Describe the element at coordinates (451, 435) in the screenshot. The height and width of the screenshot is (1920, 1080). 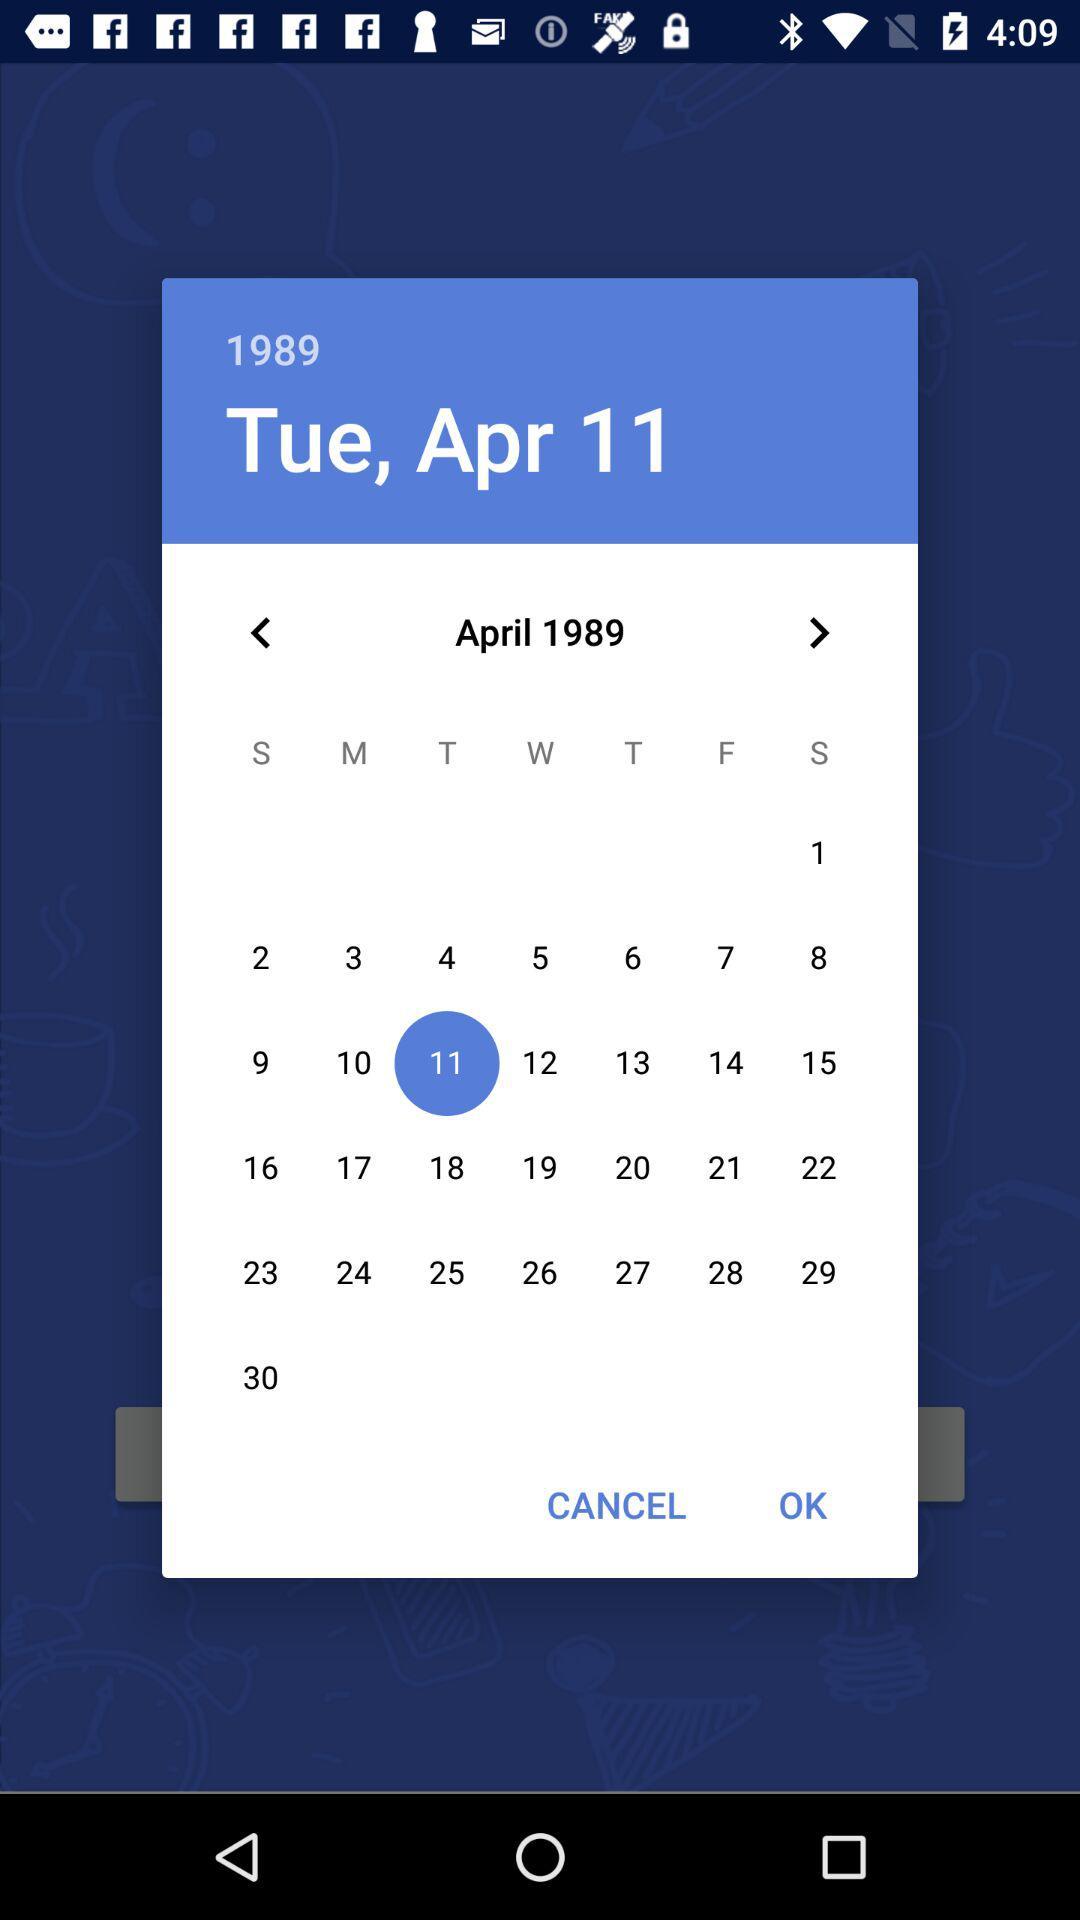
I see `tue, apr 11 item` at that location.